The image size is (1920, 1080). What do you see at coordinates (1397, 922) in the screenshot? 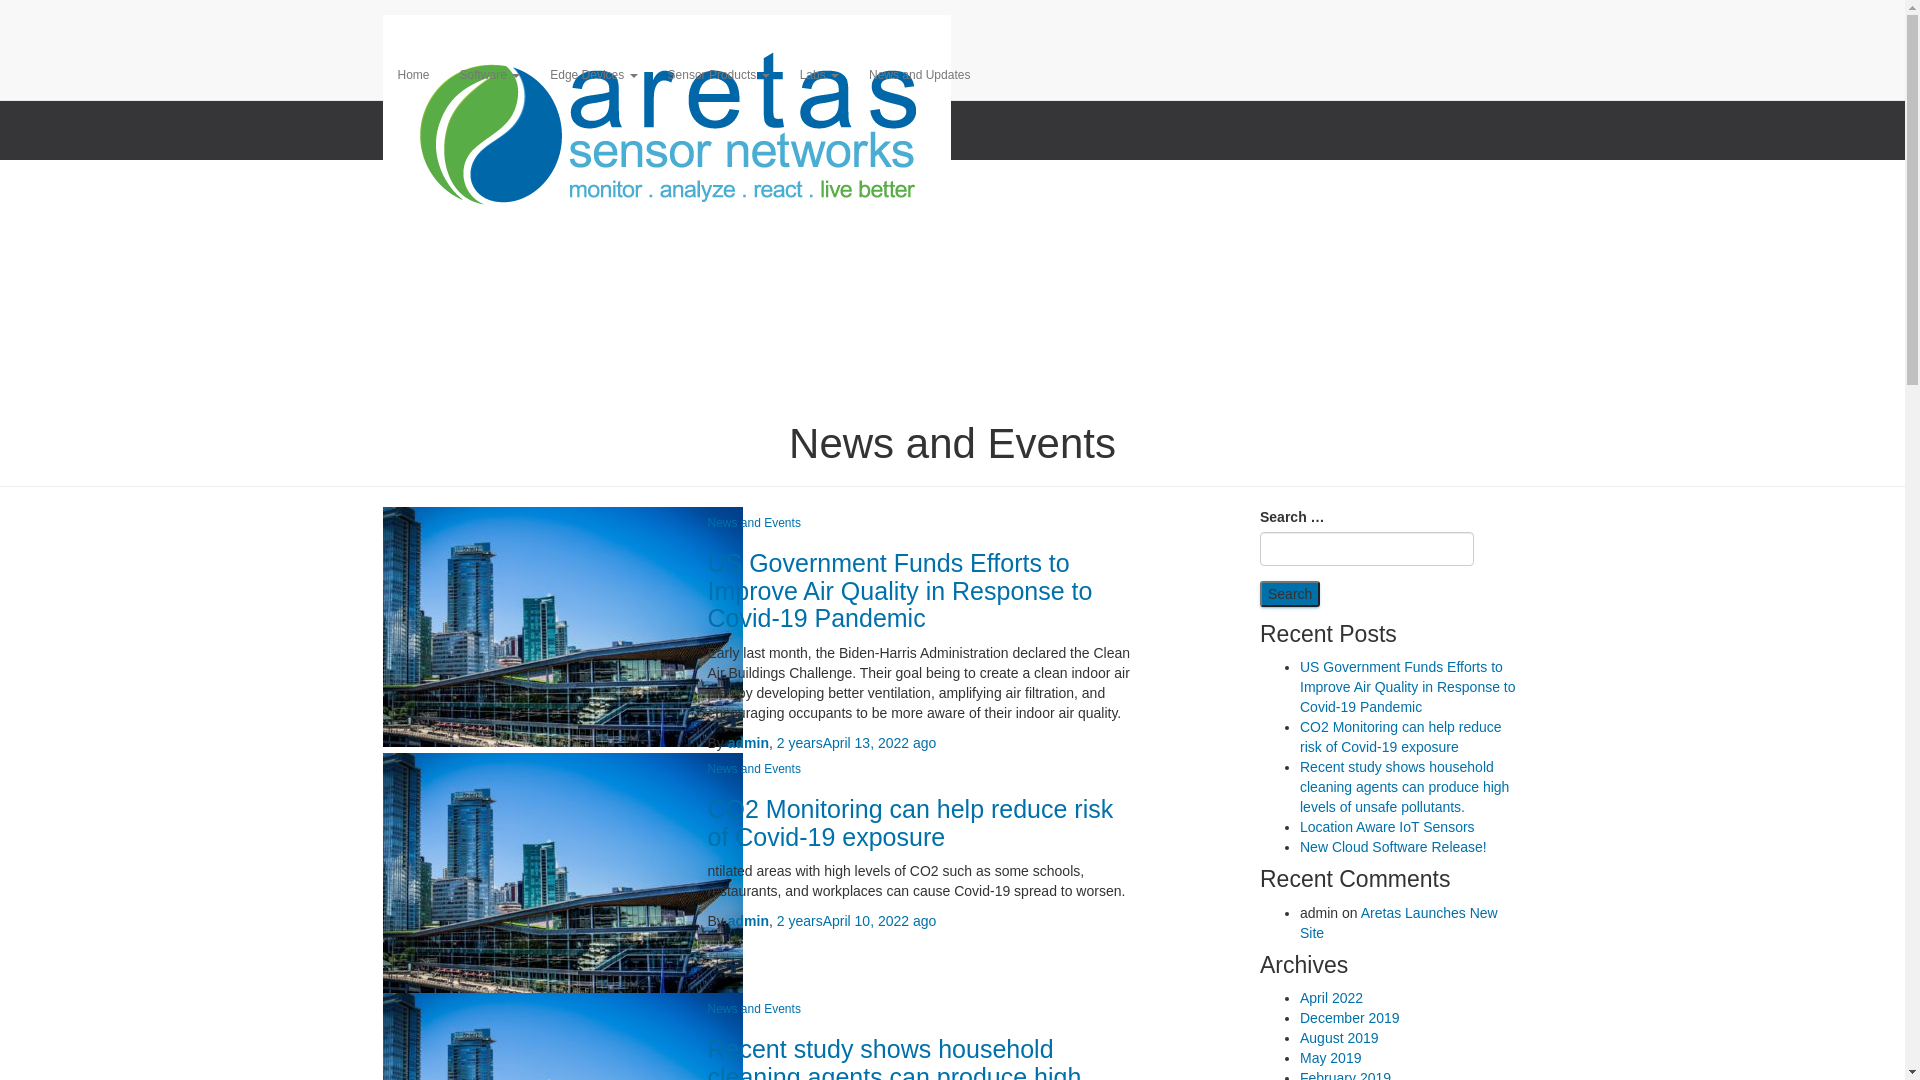
I see `'Aretas Launches New Site'` at bounding box center [1397, 922].